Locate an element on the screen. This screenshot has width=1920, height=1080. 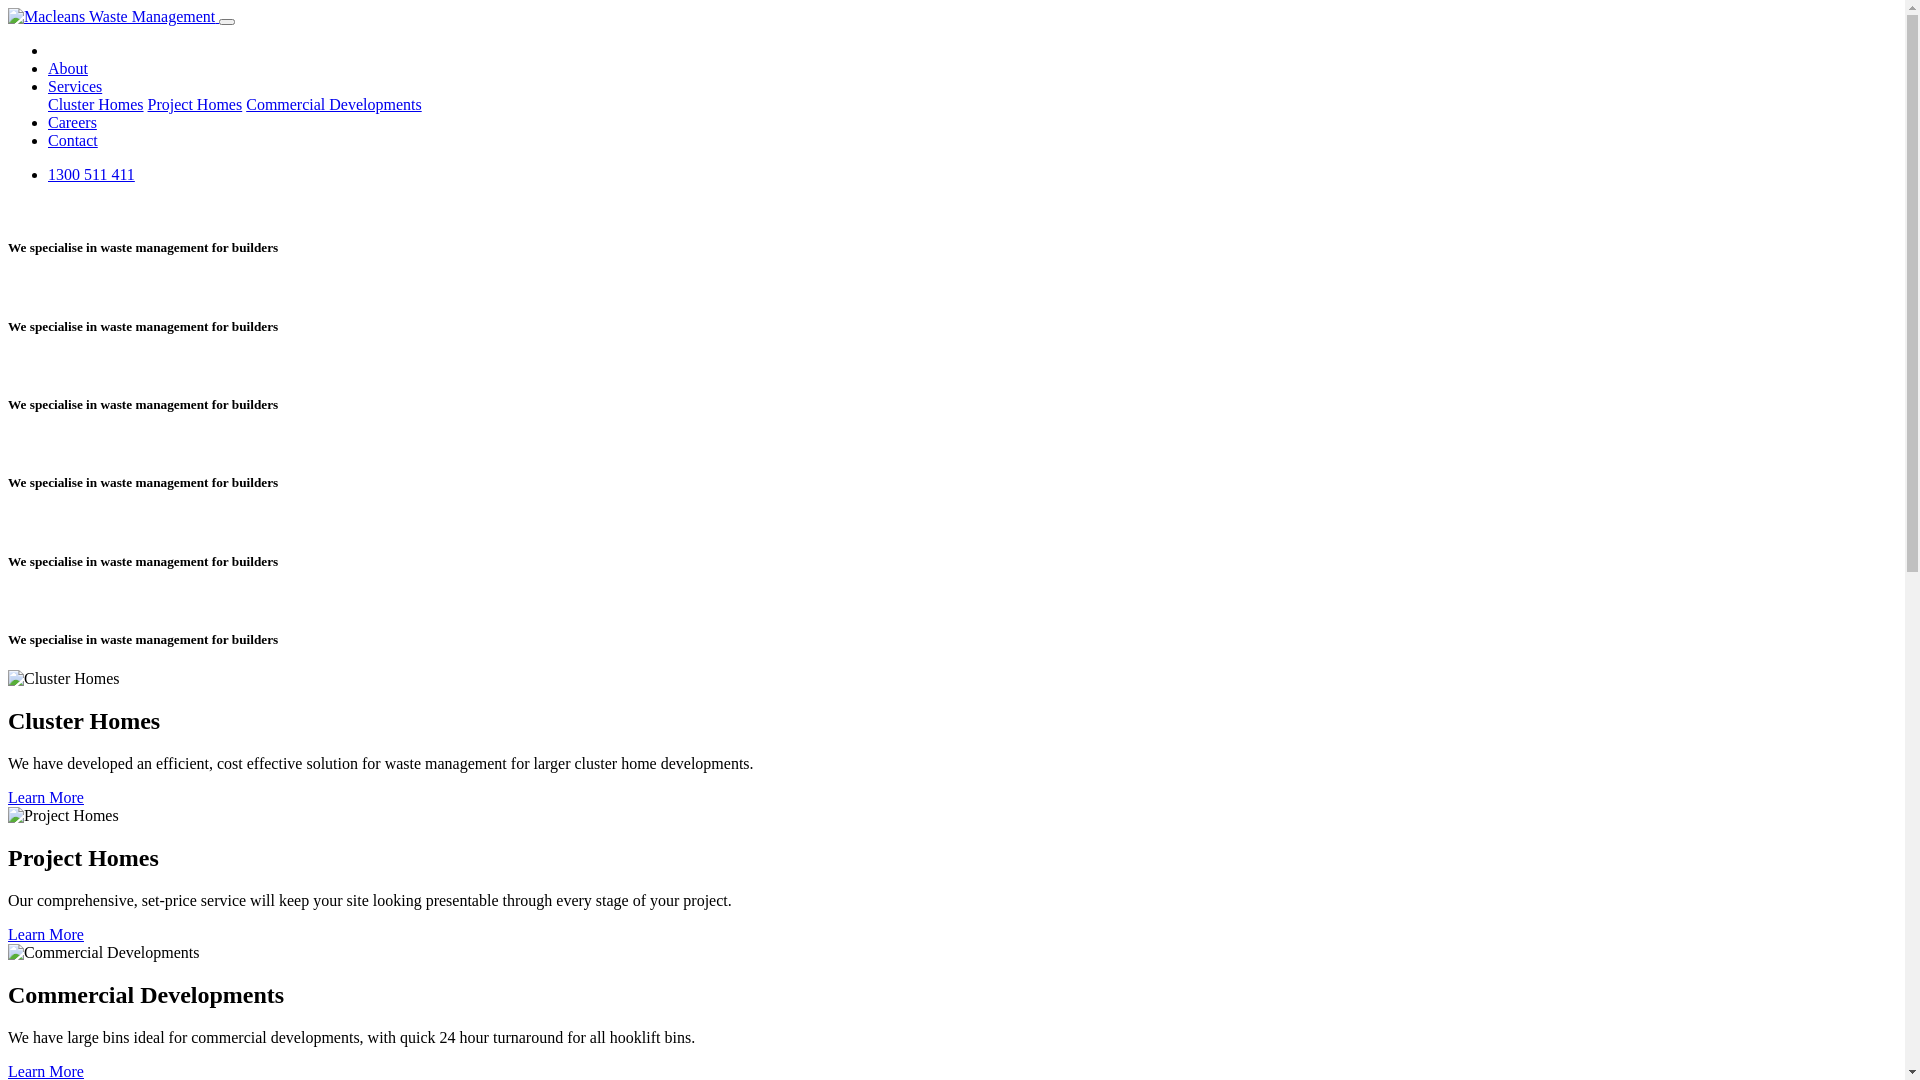
'Careers' is located at coordinates (72, 122).